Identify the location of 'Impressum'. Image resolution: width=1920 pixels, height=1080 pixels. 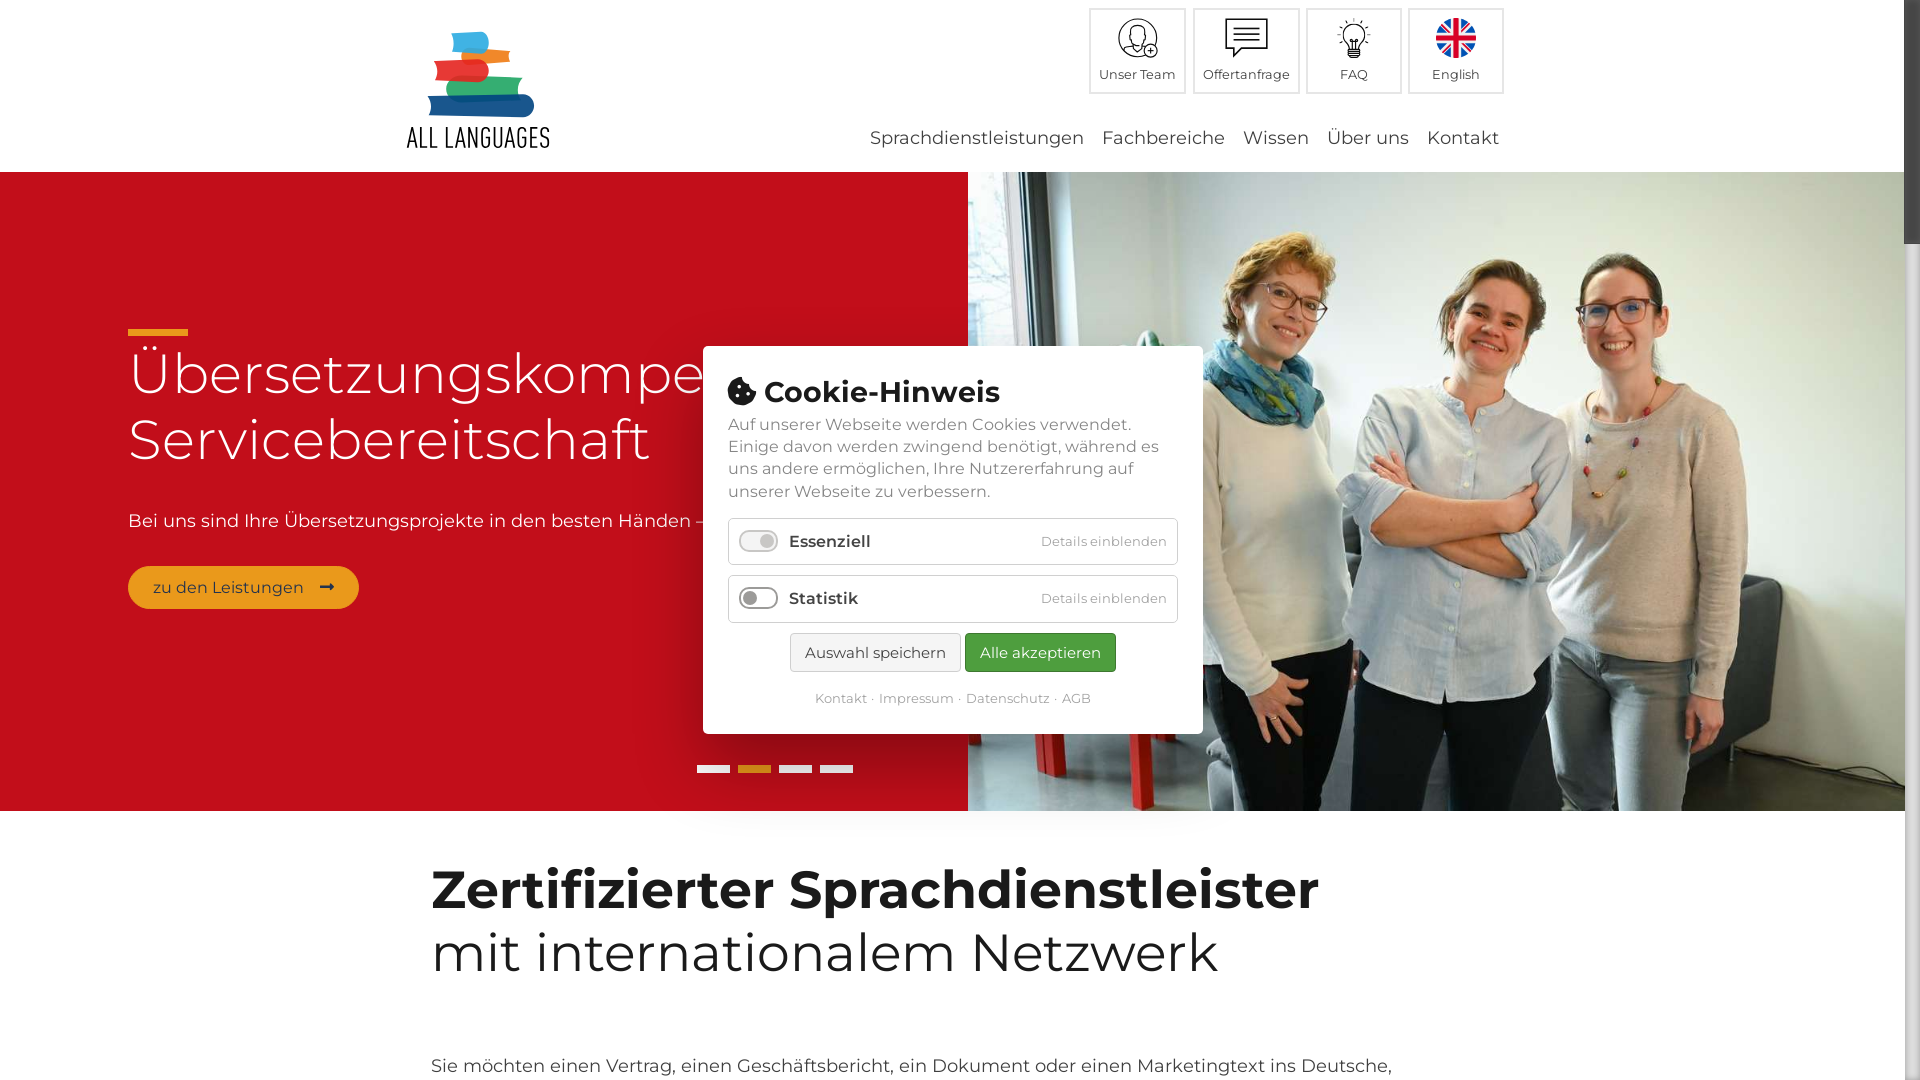
(910, 697).